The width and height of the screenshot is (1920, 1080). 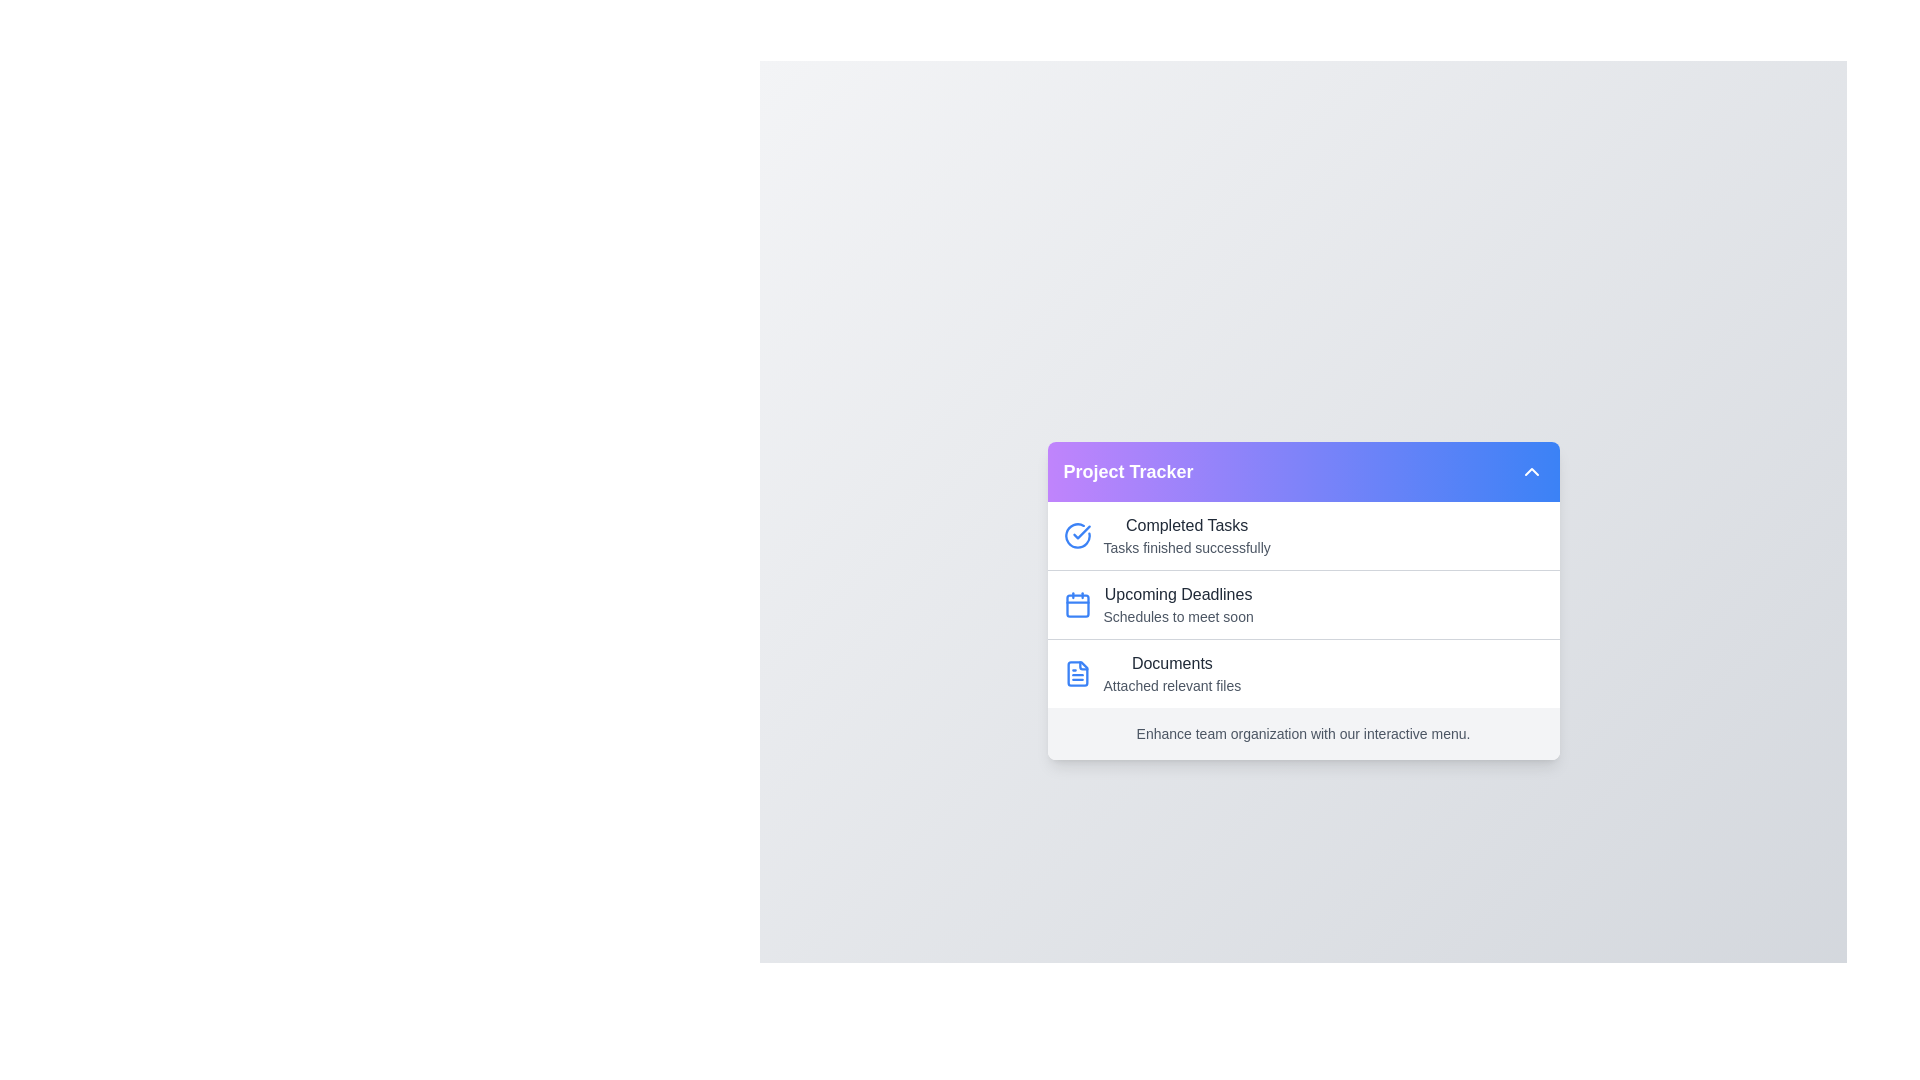 What do you see at coordinates (1076, 674) in the screenshot?
I see `the icon associated with Documents` at bounding box center [1076, 674].